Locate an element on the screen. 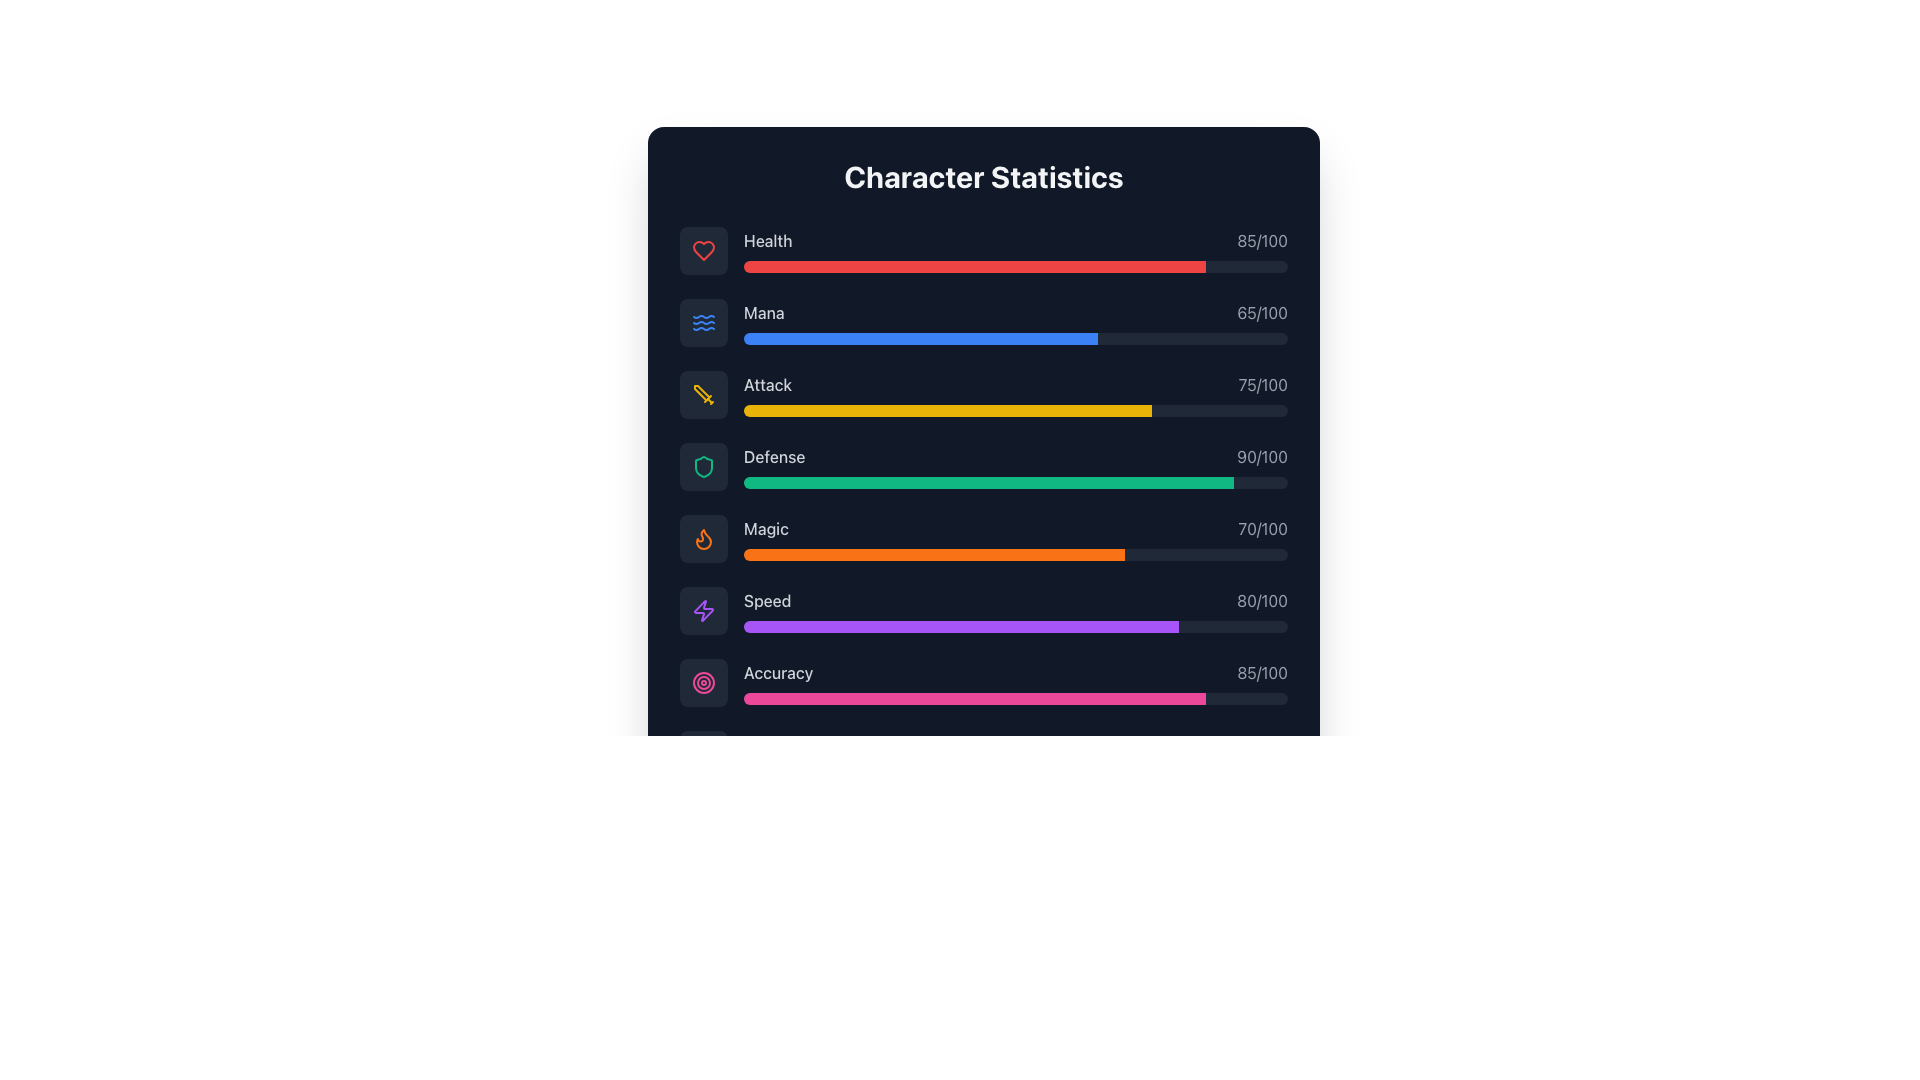 The width and height of the screenshot is (1920, 1080). score value displayed in the static text label '90/100' on the far-right side of the 'Defense' row, adjacent to the progress bar is located at coordinates (1261, 456).